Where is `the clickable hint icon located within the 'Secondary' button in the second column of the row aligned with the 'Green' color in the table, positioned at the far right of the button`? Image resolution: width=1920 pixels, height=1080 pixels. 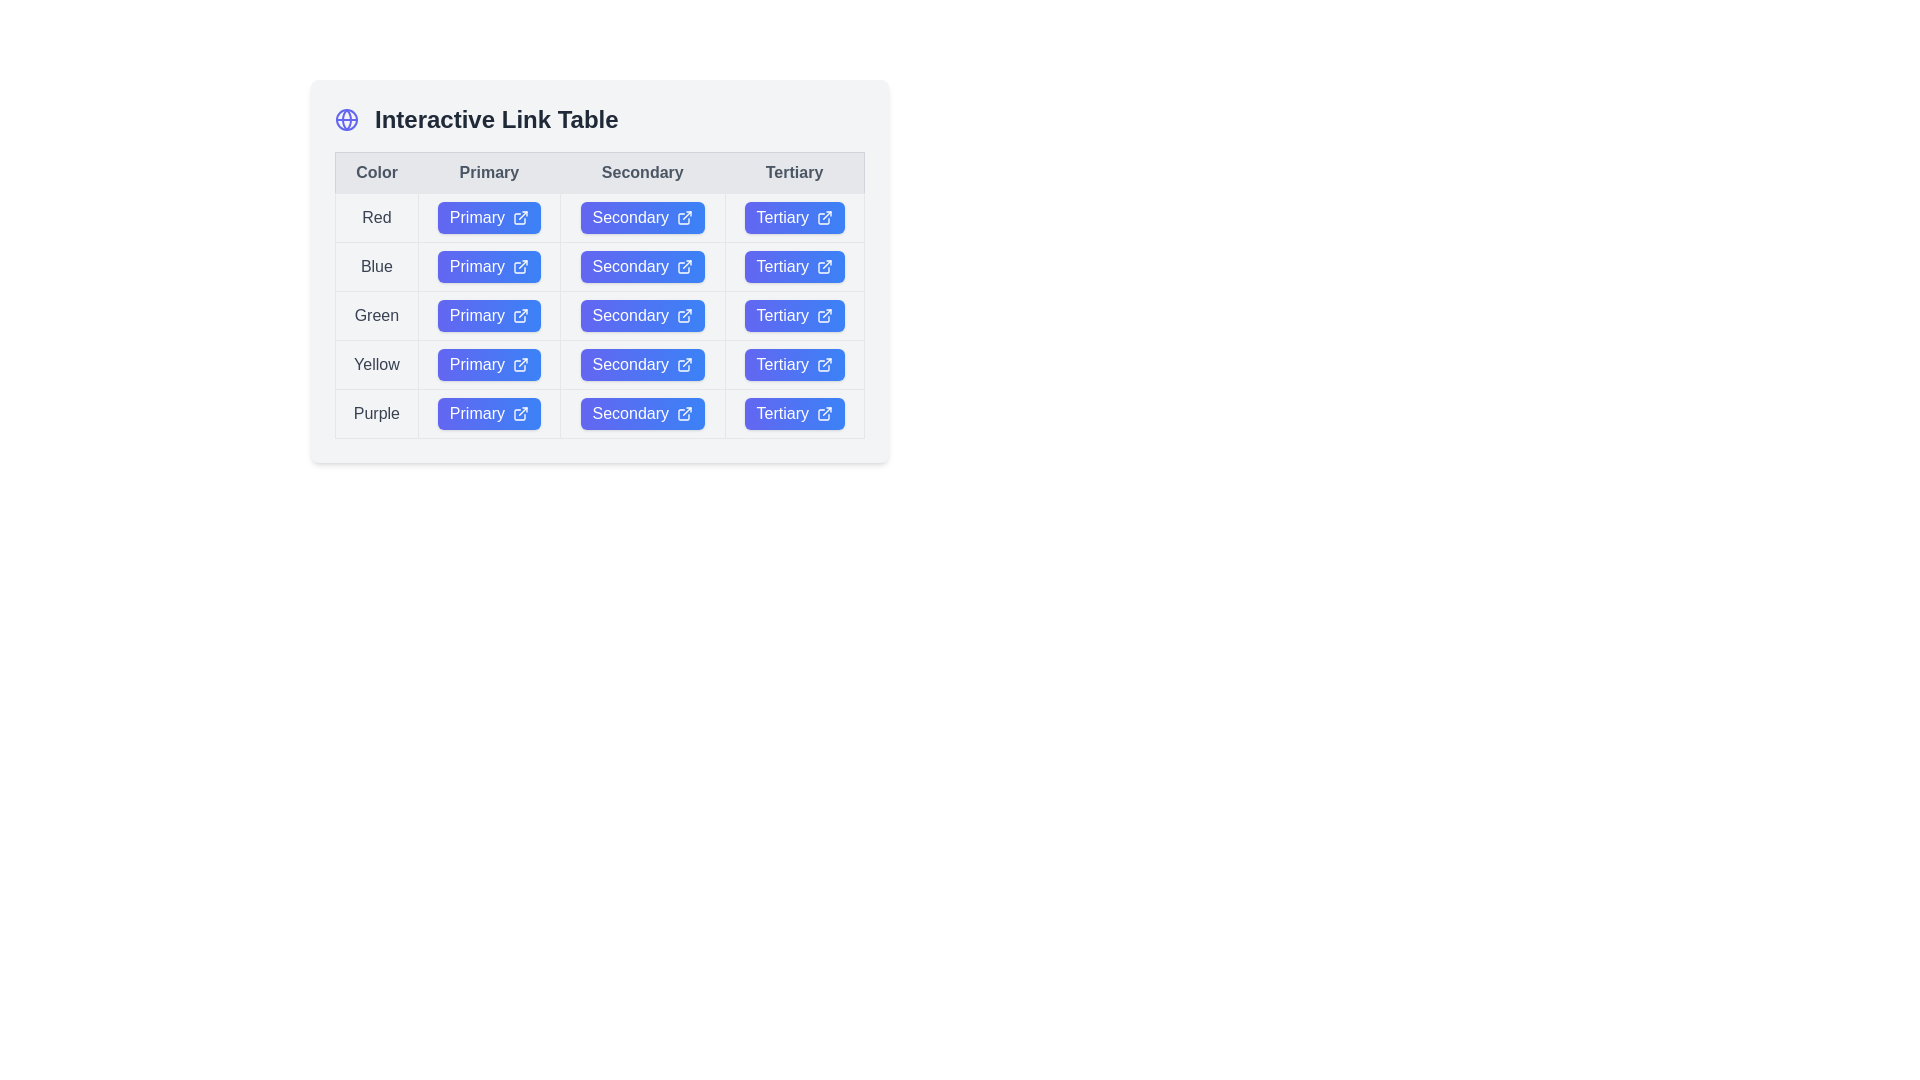
the clickable hint icon located within the 'Secondary' button in the second column of the row aligned with the 'Green' color in the table, positioned at the far right of the button is located at coordinates (685, 315).